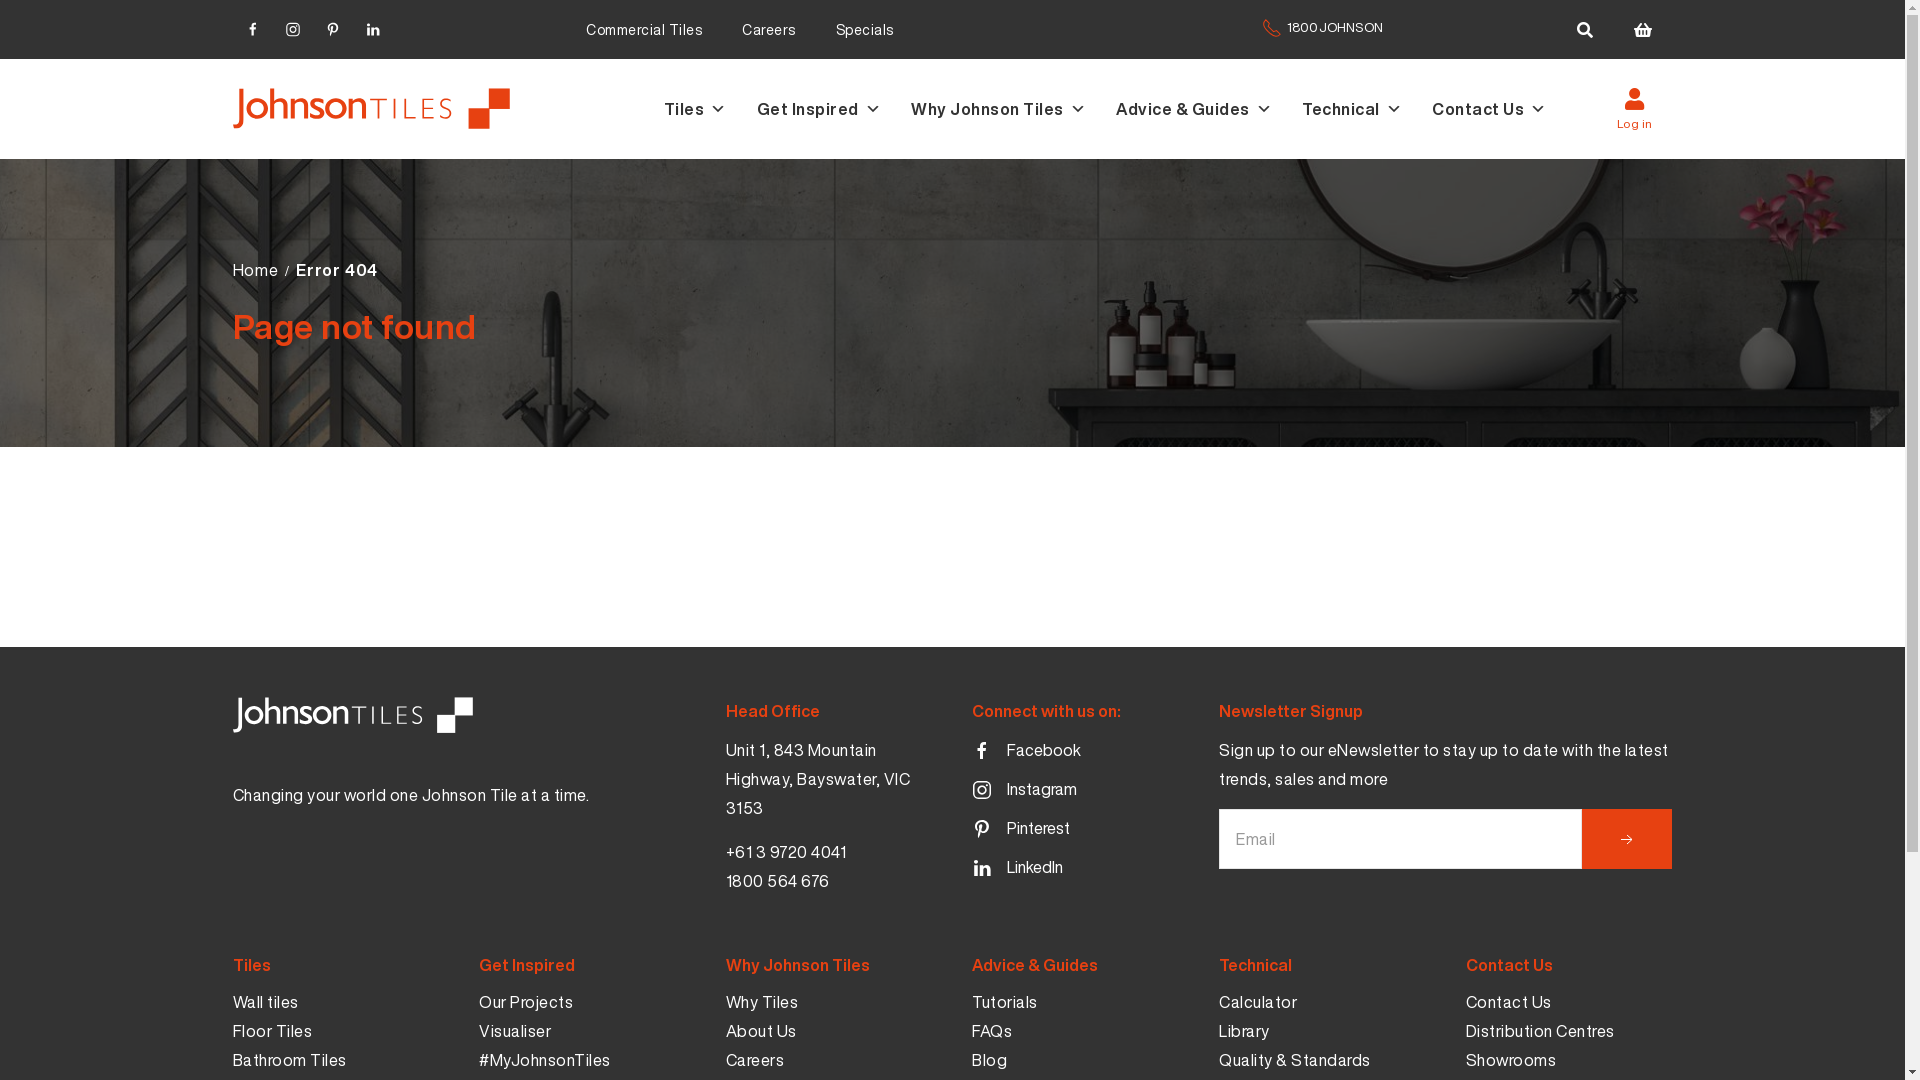 This screenshot has height=1080, width=1920. Describe the element at coordinates (785, 852) in the screenshot. I see `'+61 3 9720 4041'` at that location.